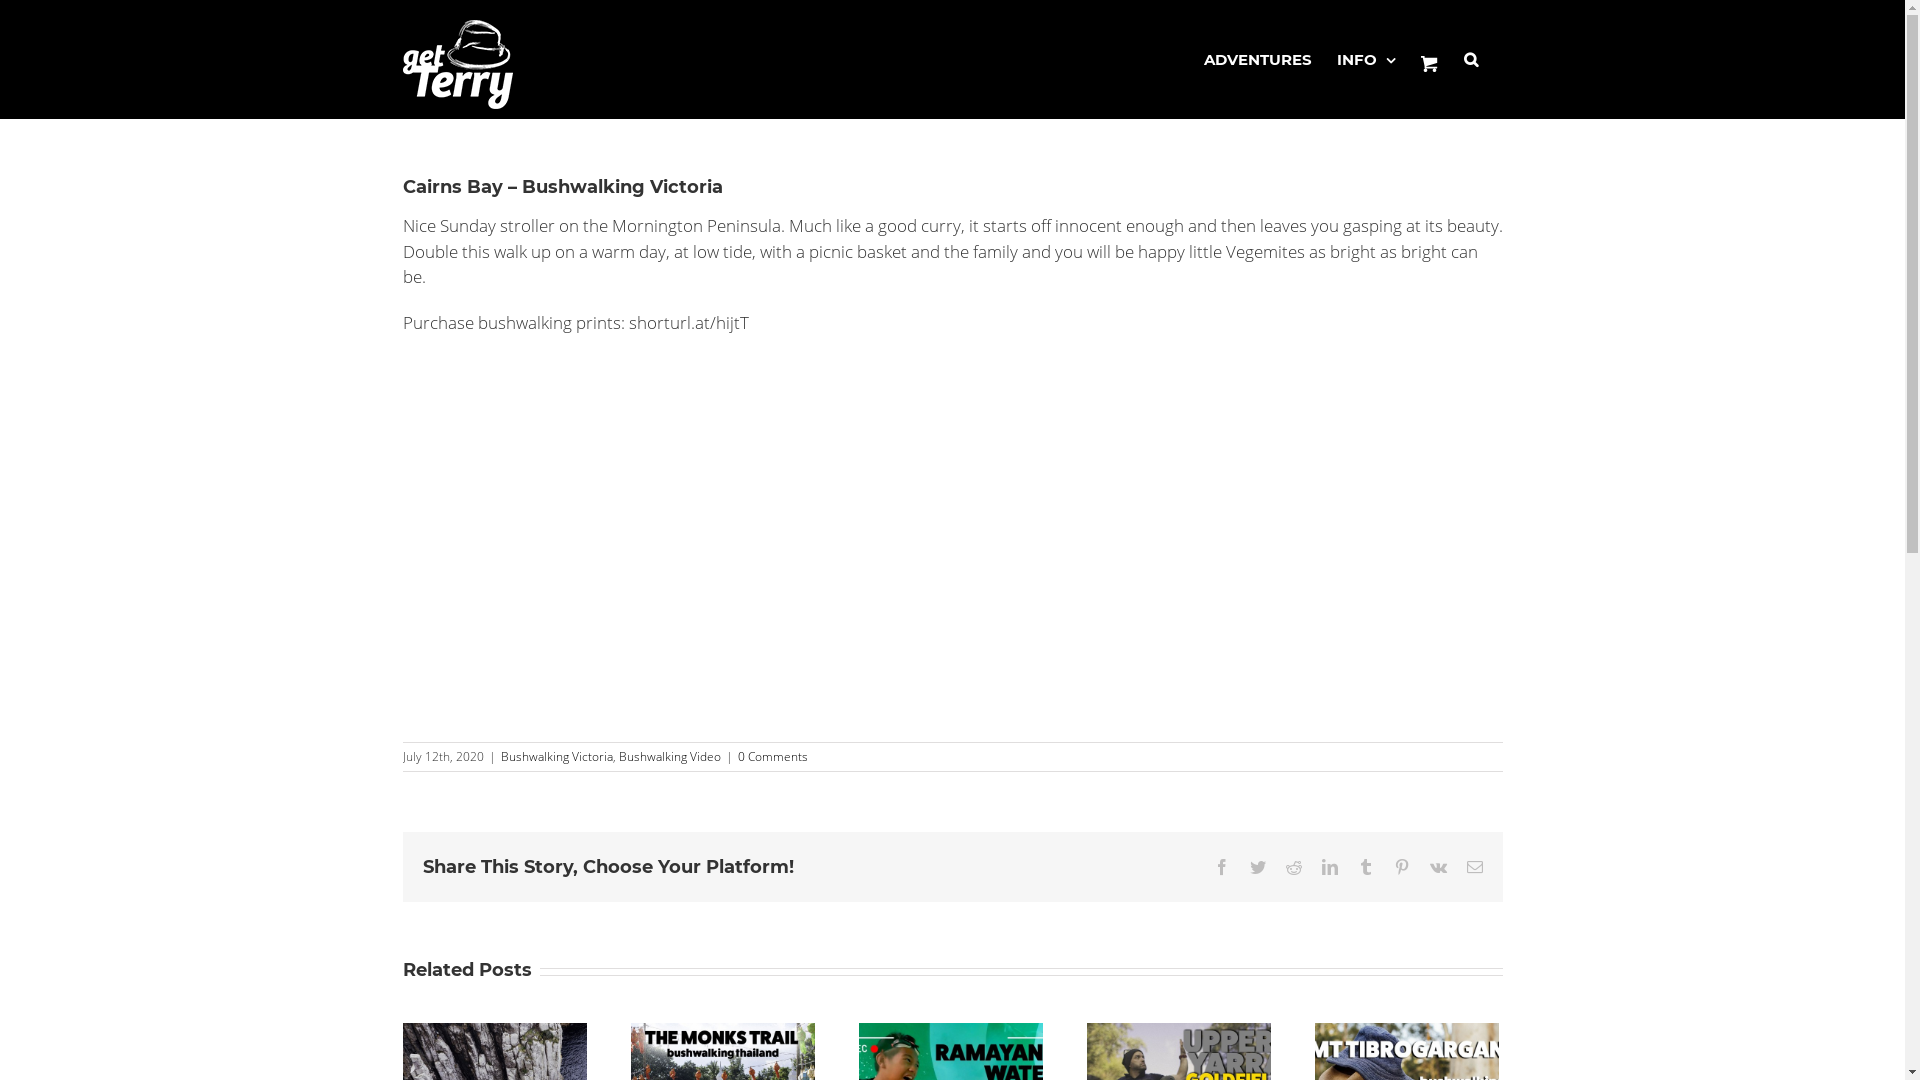  I want to click on 'LinkedIn', so click(1329, 866).